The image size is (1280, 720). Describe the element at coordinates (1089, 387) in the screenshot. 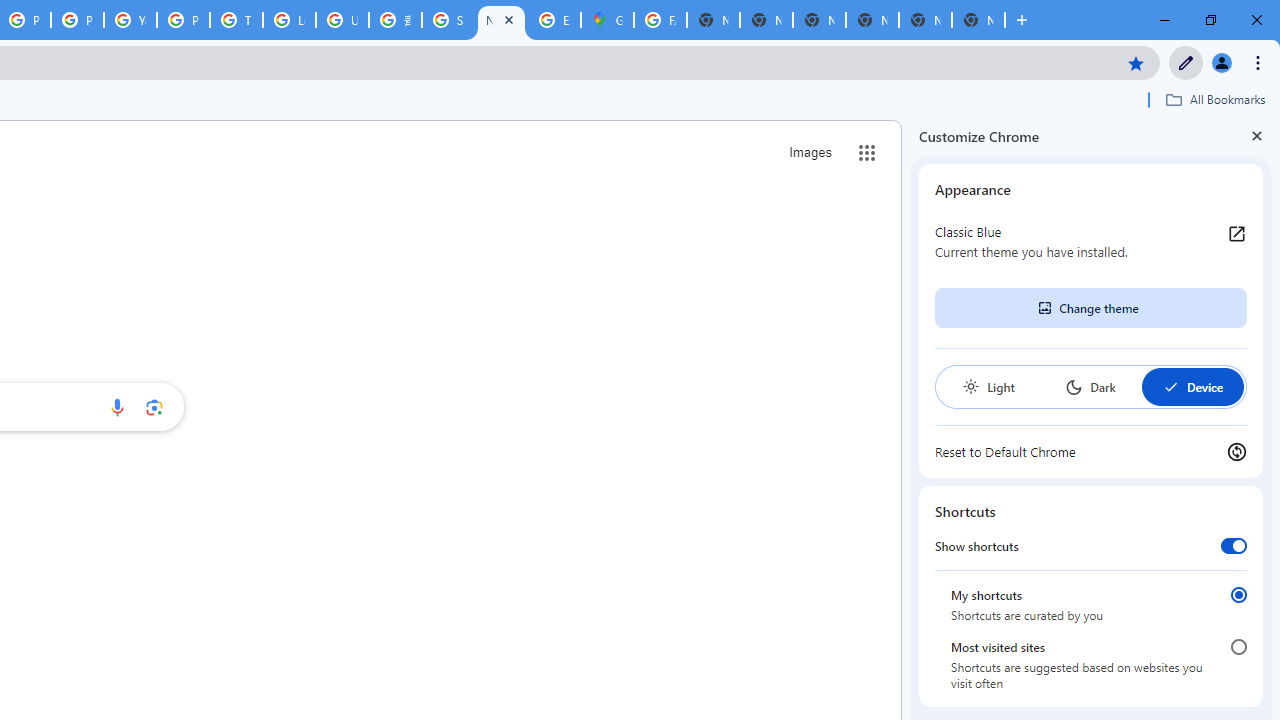

I see `'Dark'` at that location.